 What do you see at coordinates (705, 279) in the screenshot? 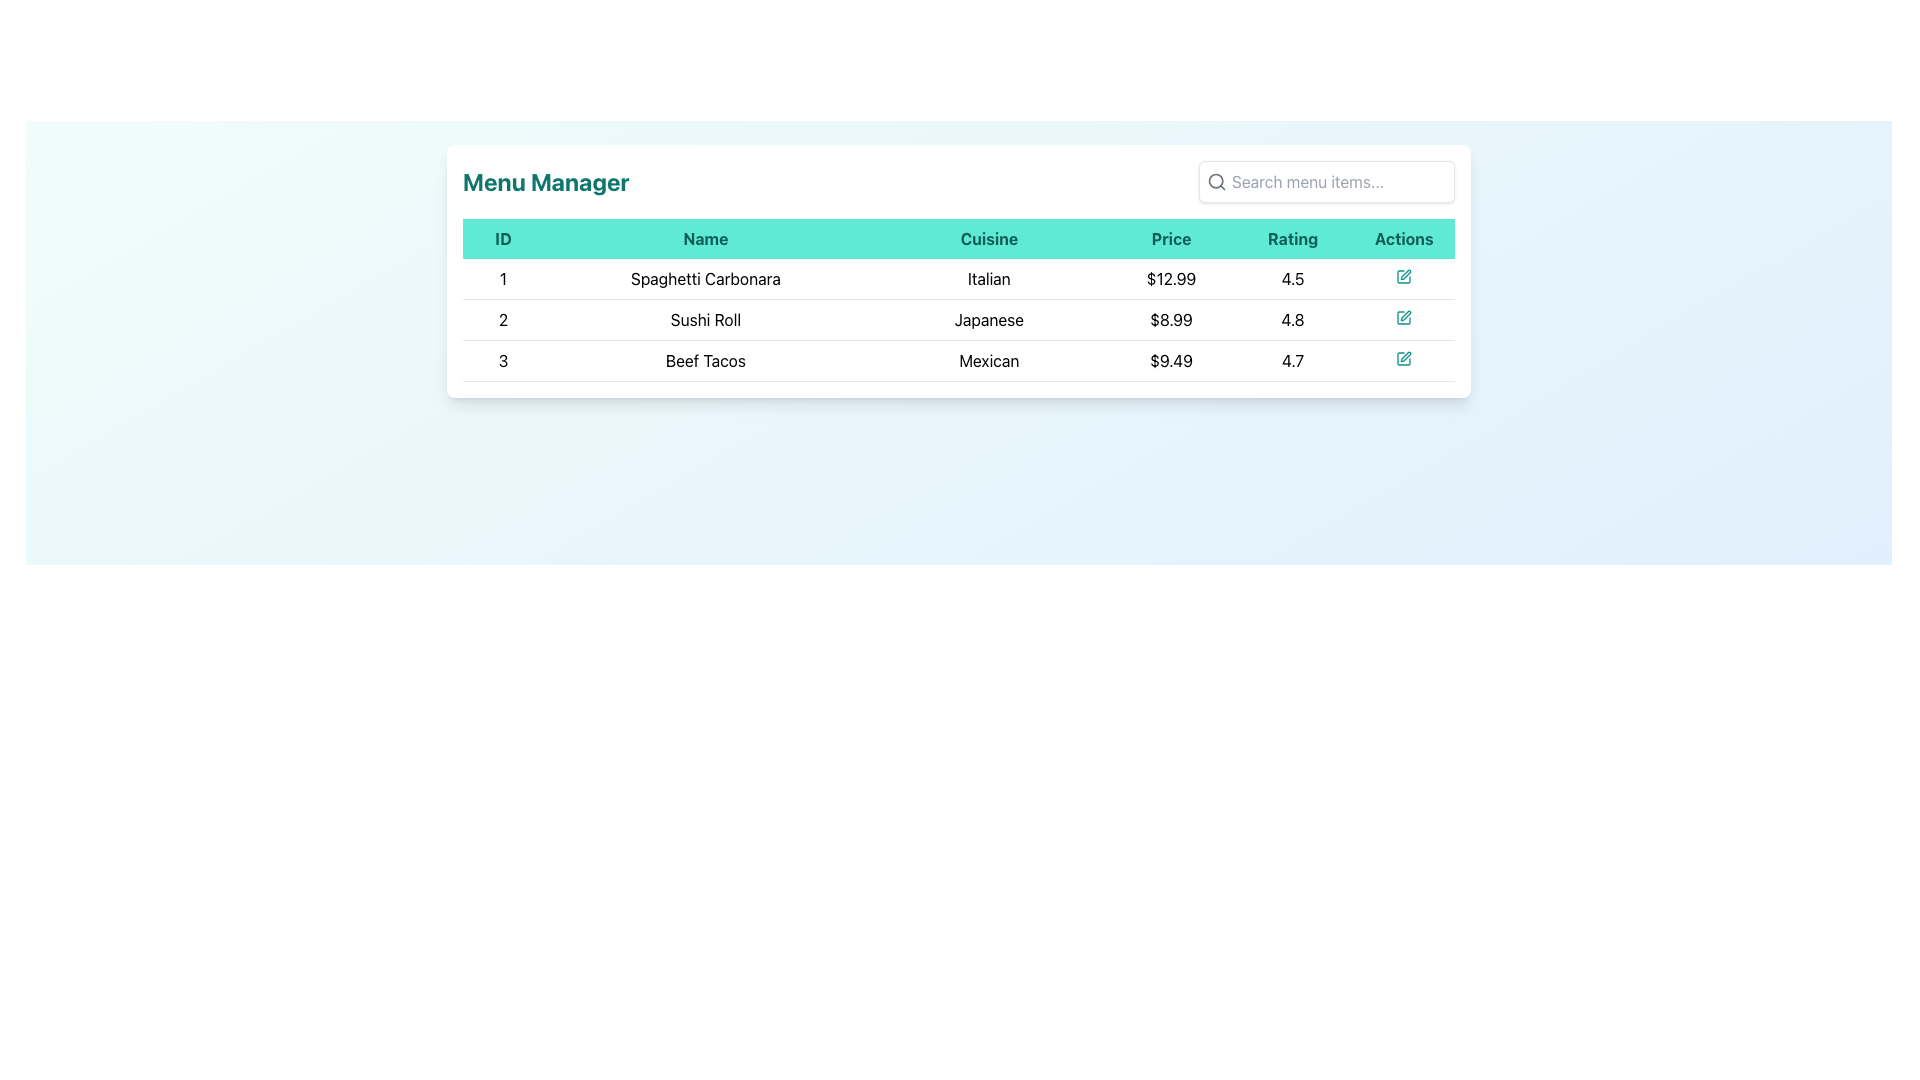
I see `the text displayed in the second cell of the 'Name' column in the 'Menu Manager' section, where the ID is '1'` at bounding box center [705, 279].